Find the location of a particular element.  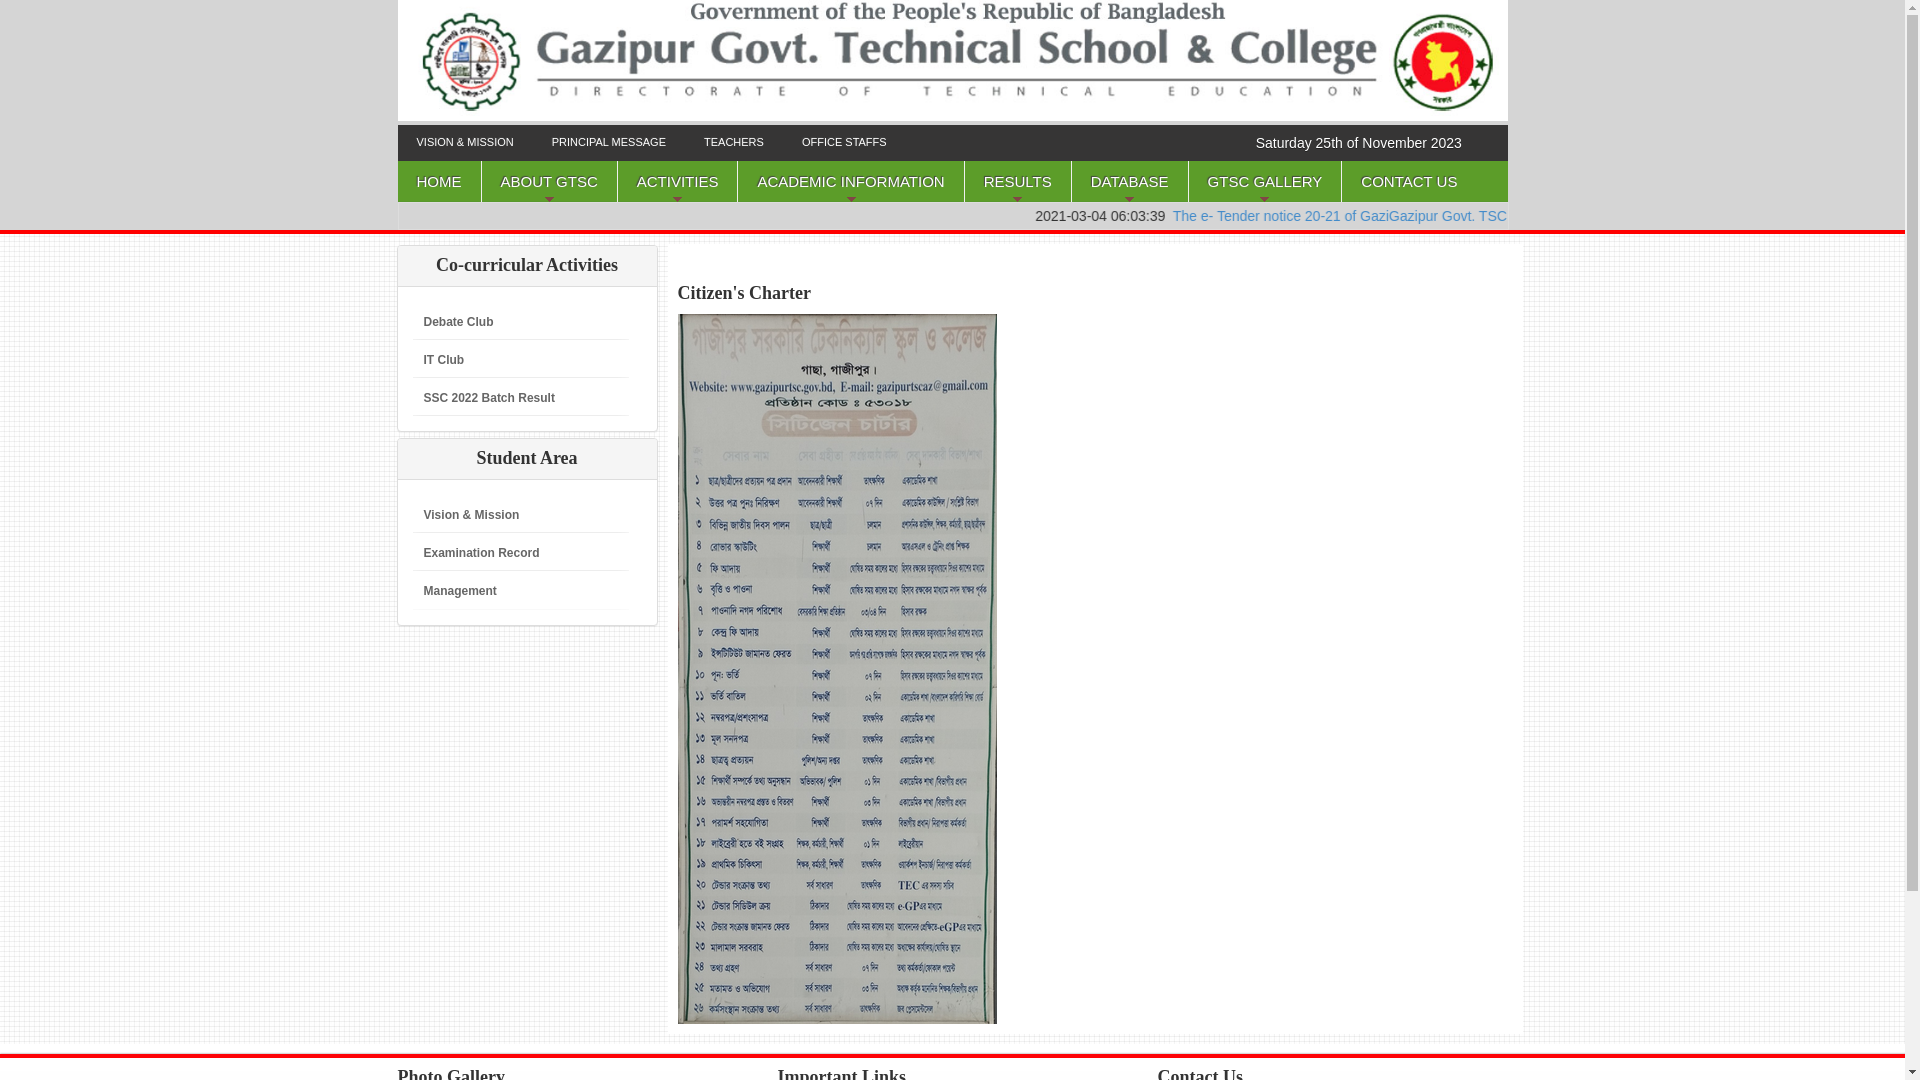

'ABOUT GTSC' is located at coordinates (550, 181).